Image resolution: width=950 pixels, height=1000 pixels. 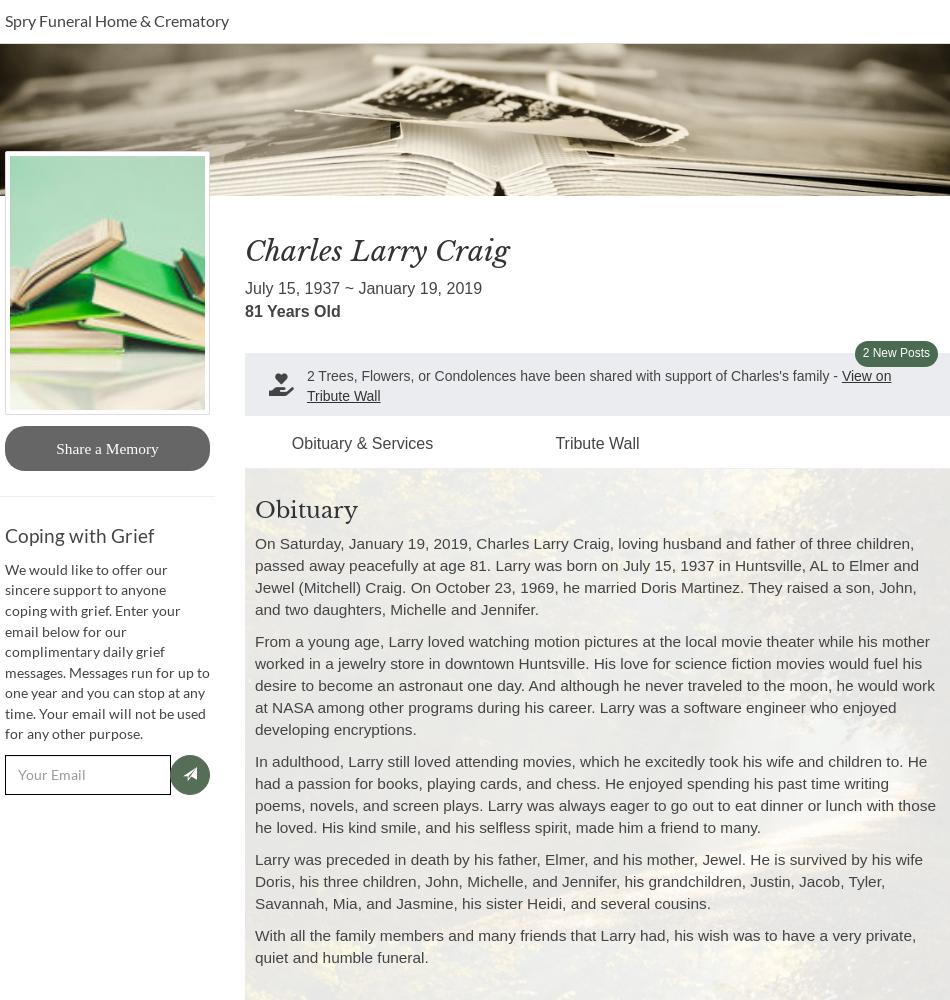 I want to click on '81 Years Old', so click(x=291, y=310).